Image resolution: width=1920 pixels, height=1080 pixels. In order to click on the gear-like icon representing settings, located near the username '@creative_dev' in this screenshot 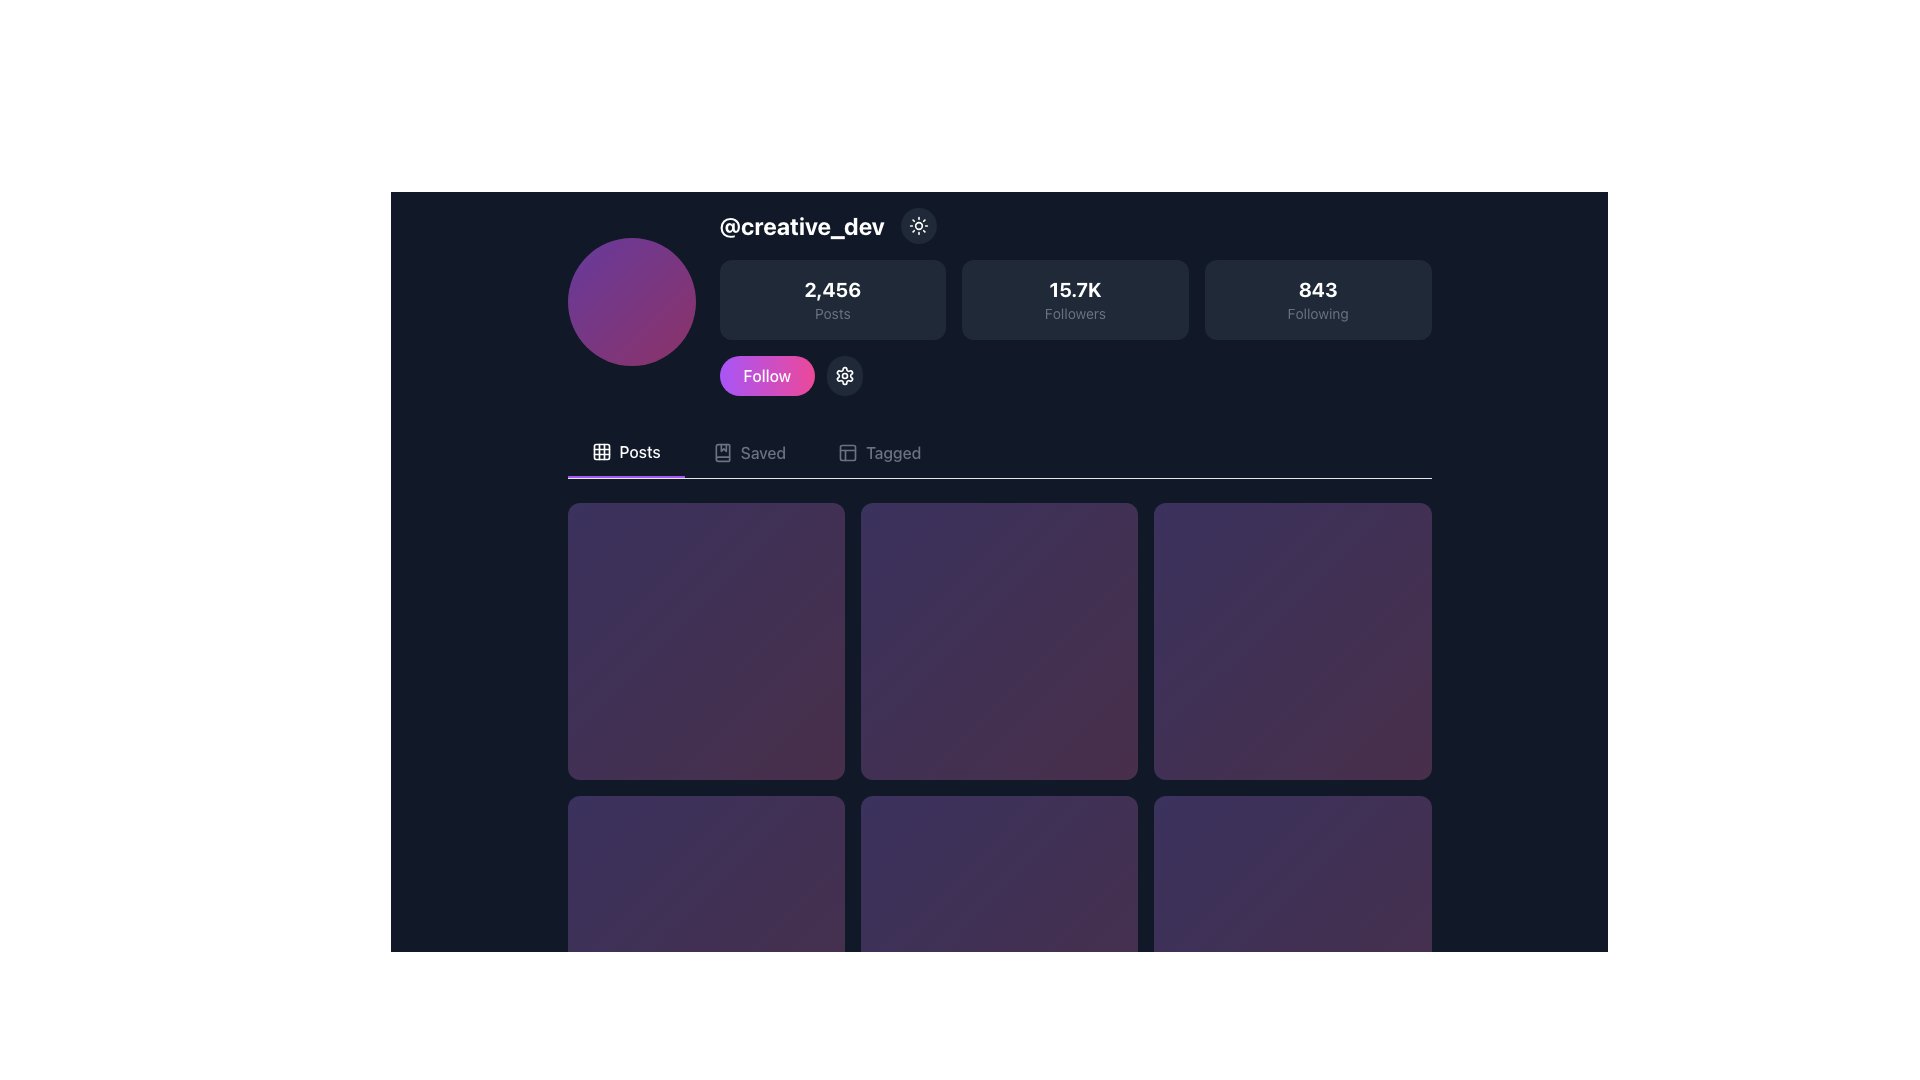, I will do `click(845, 375)`.